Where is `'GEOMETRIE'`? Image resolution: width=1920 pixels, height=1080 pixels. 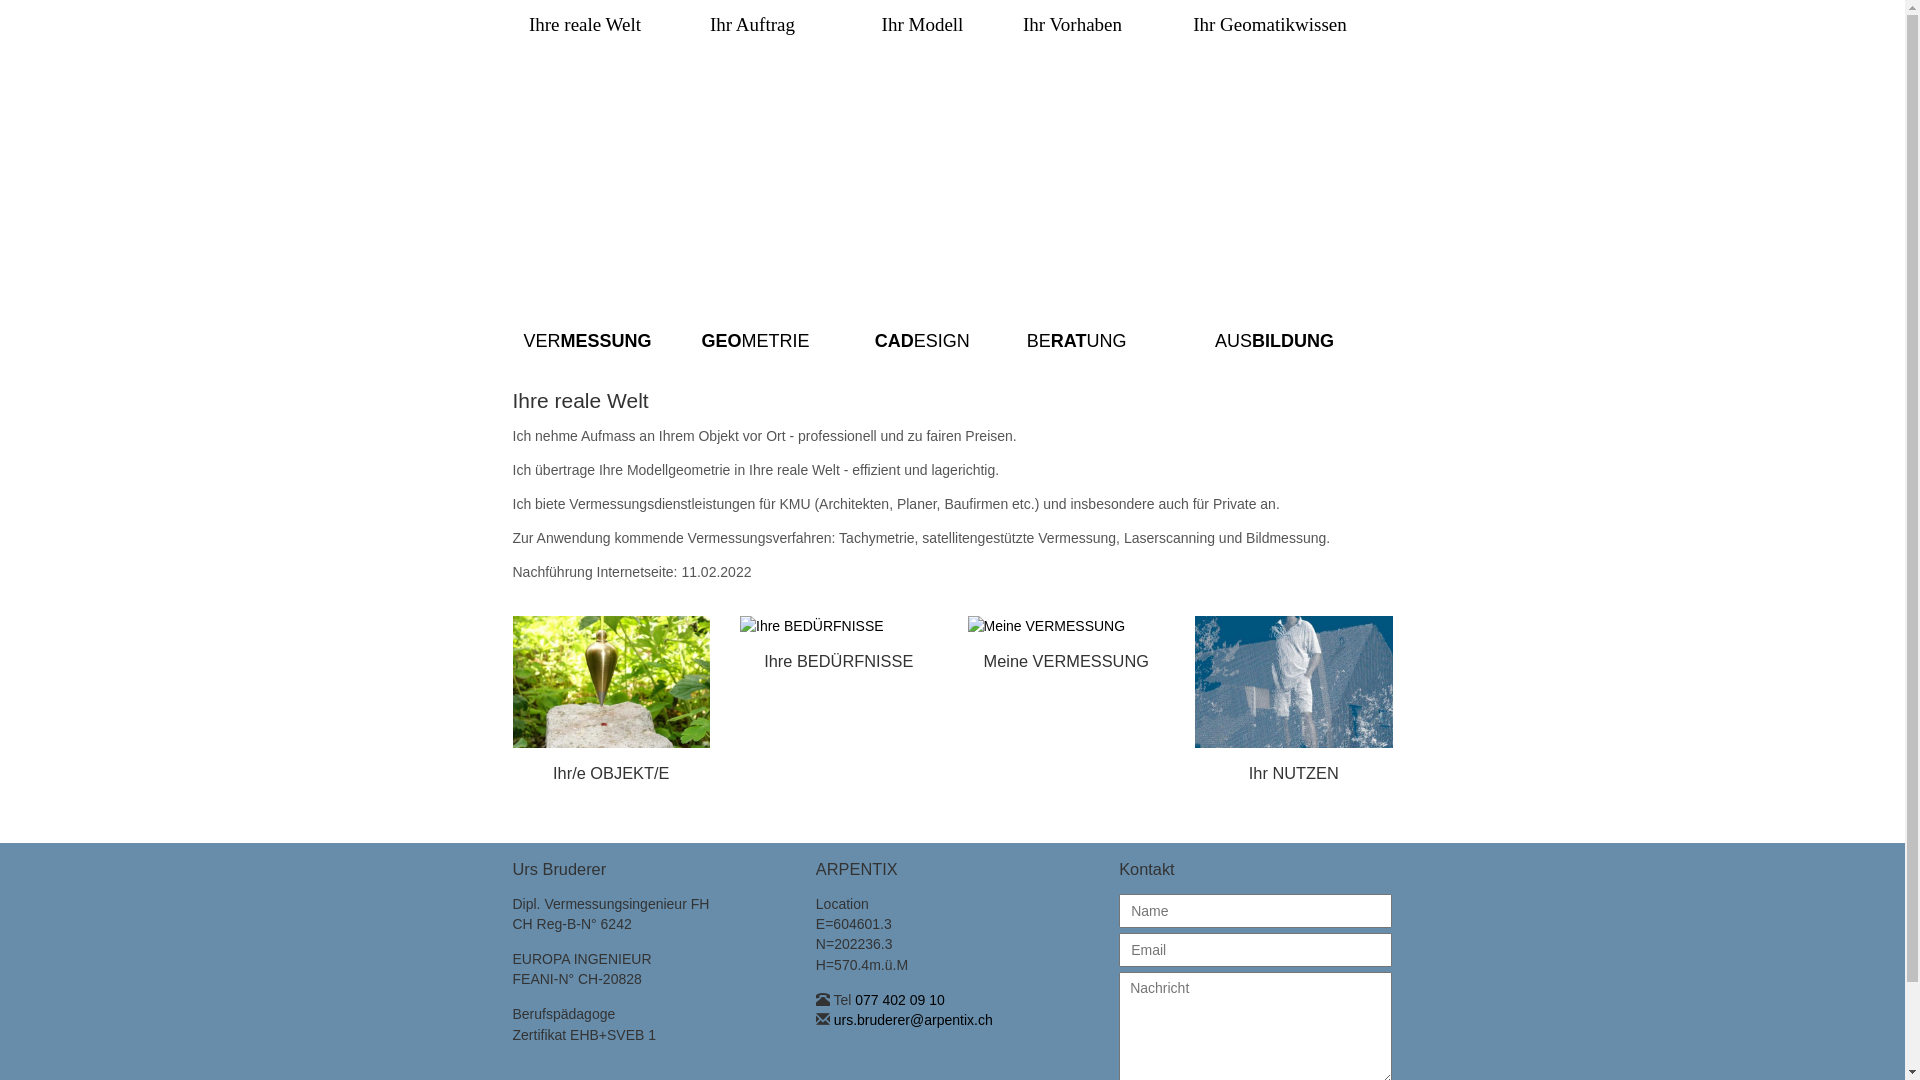 'GEOMETRIE' is located at coordinates (753, 339).